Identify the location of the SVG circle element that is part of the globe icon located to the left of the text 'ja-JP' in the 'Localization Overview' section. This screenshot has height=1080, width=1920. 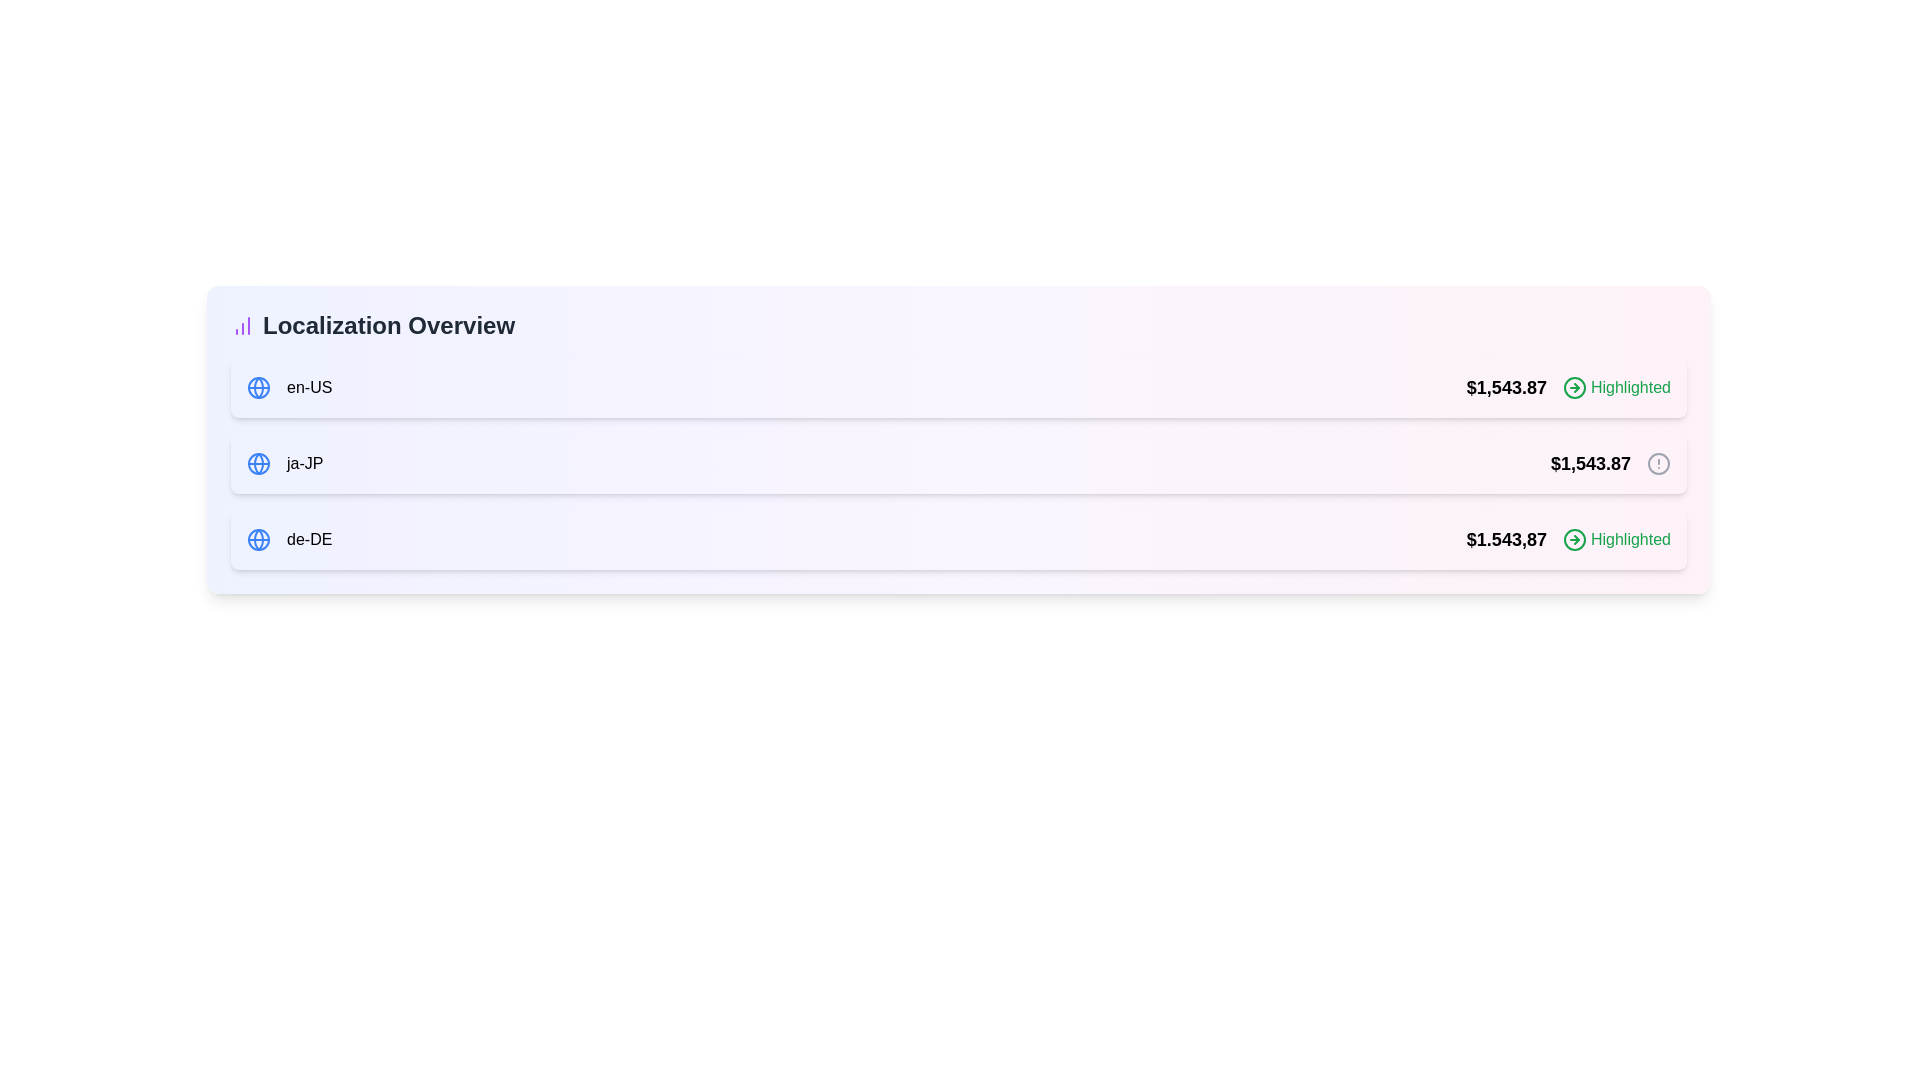
(258, 388).